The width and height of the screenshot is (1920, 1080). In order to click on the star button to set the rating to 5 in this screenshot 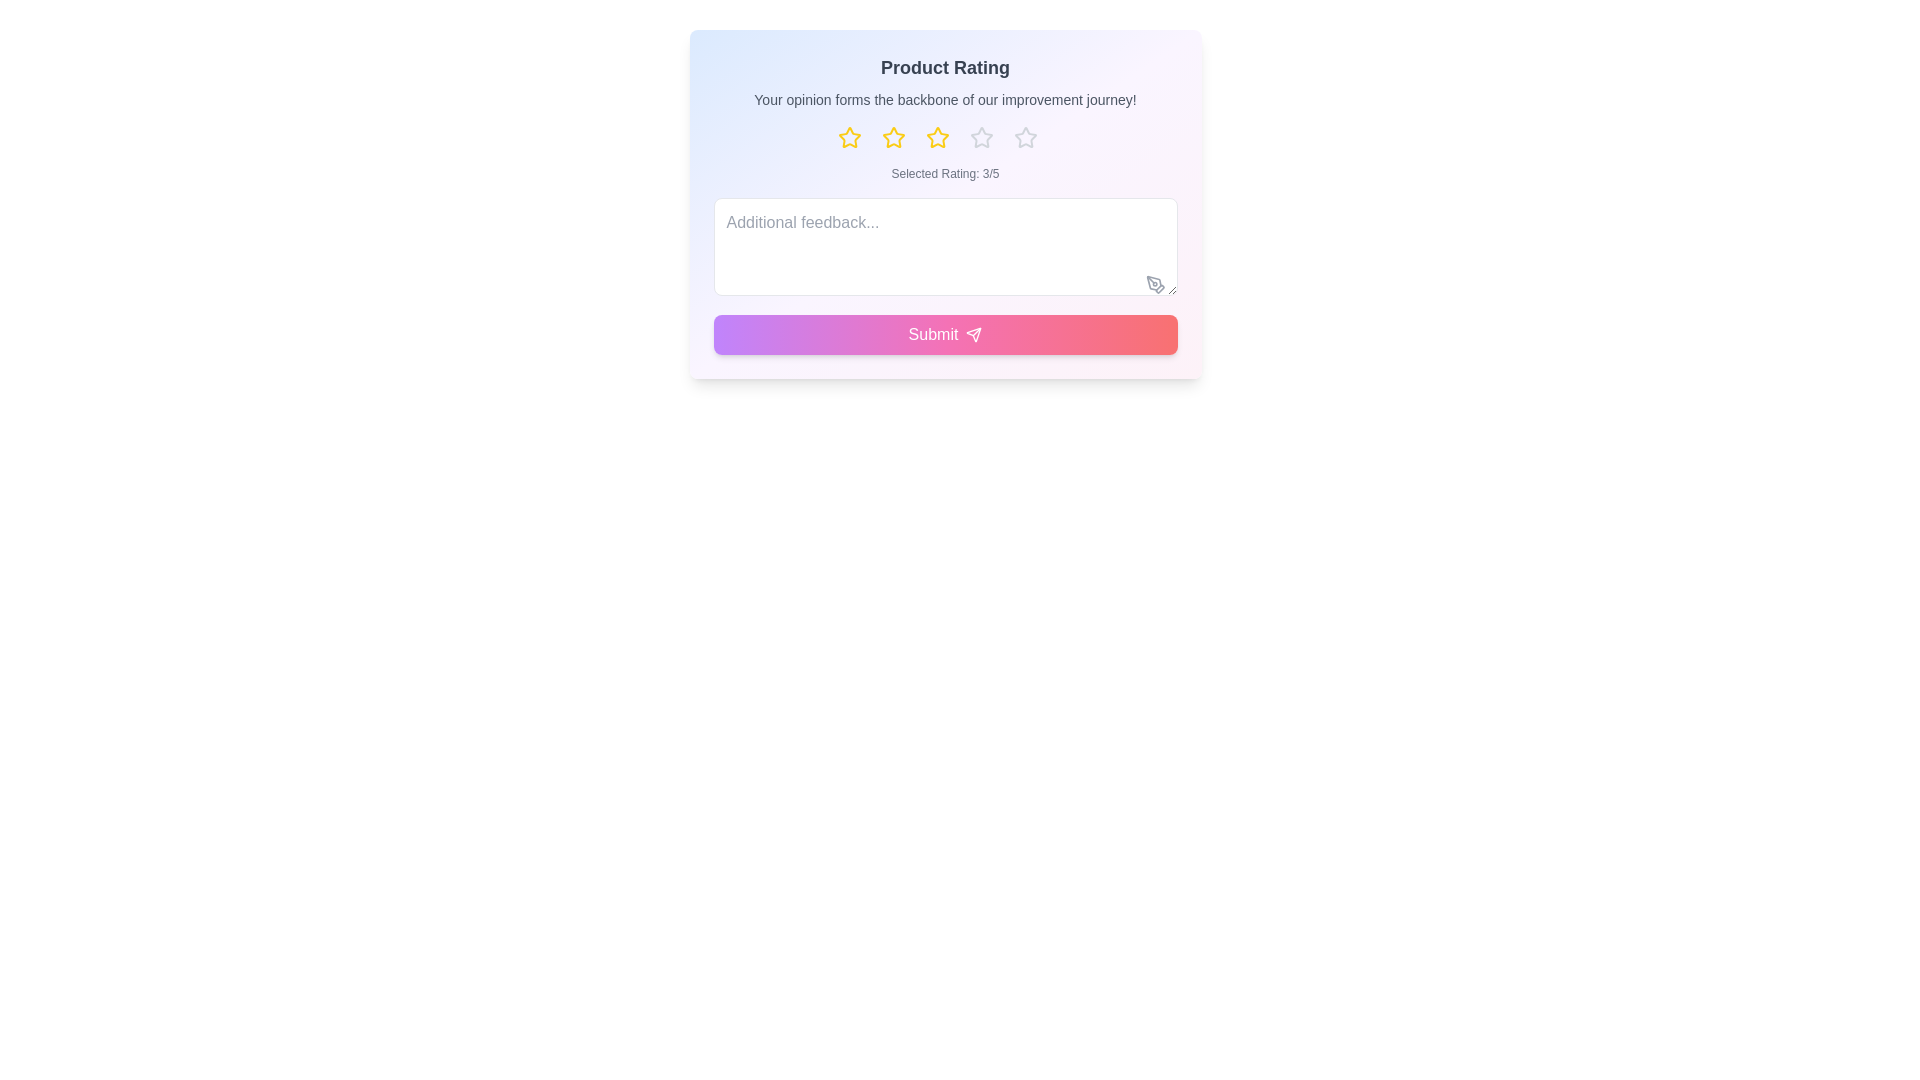, I will do `click(1033, 137)`.